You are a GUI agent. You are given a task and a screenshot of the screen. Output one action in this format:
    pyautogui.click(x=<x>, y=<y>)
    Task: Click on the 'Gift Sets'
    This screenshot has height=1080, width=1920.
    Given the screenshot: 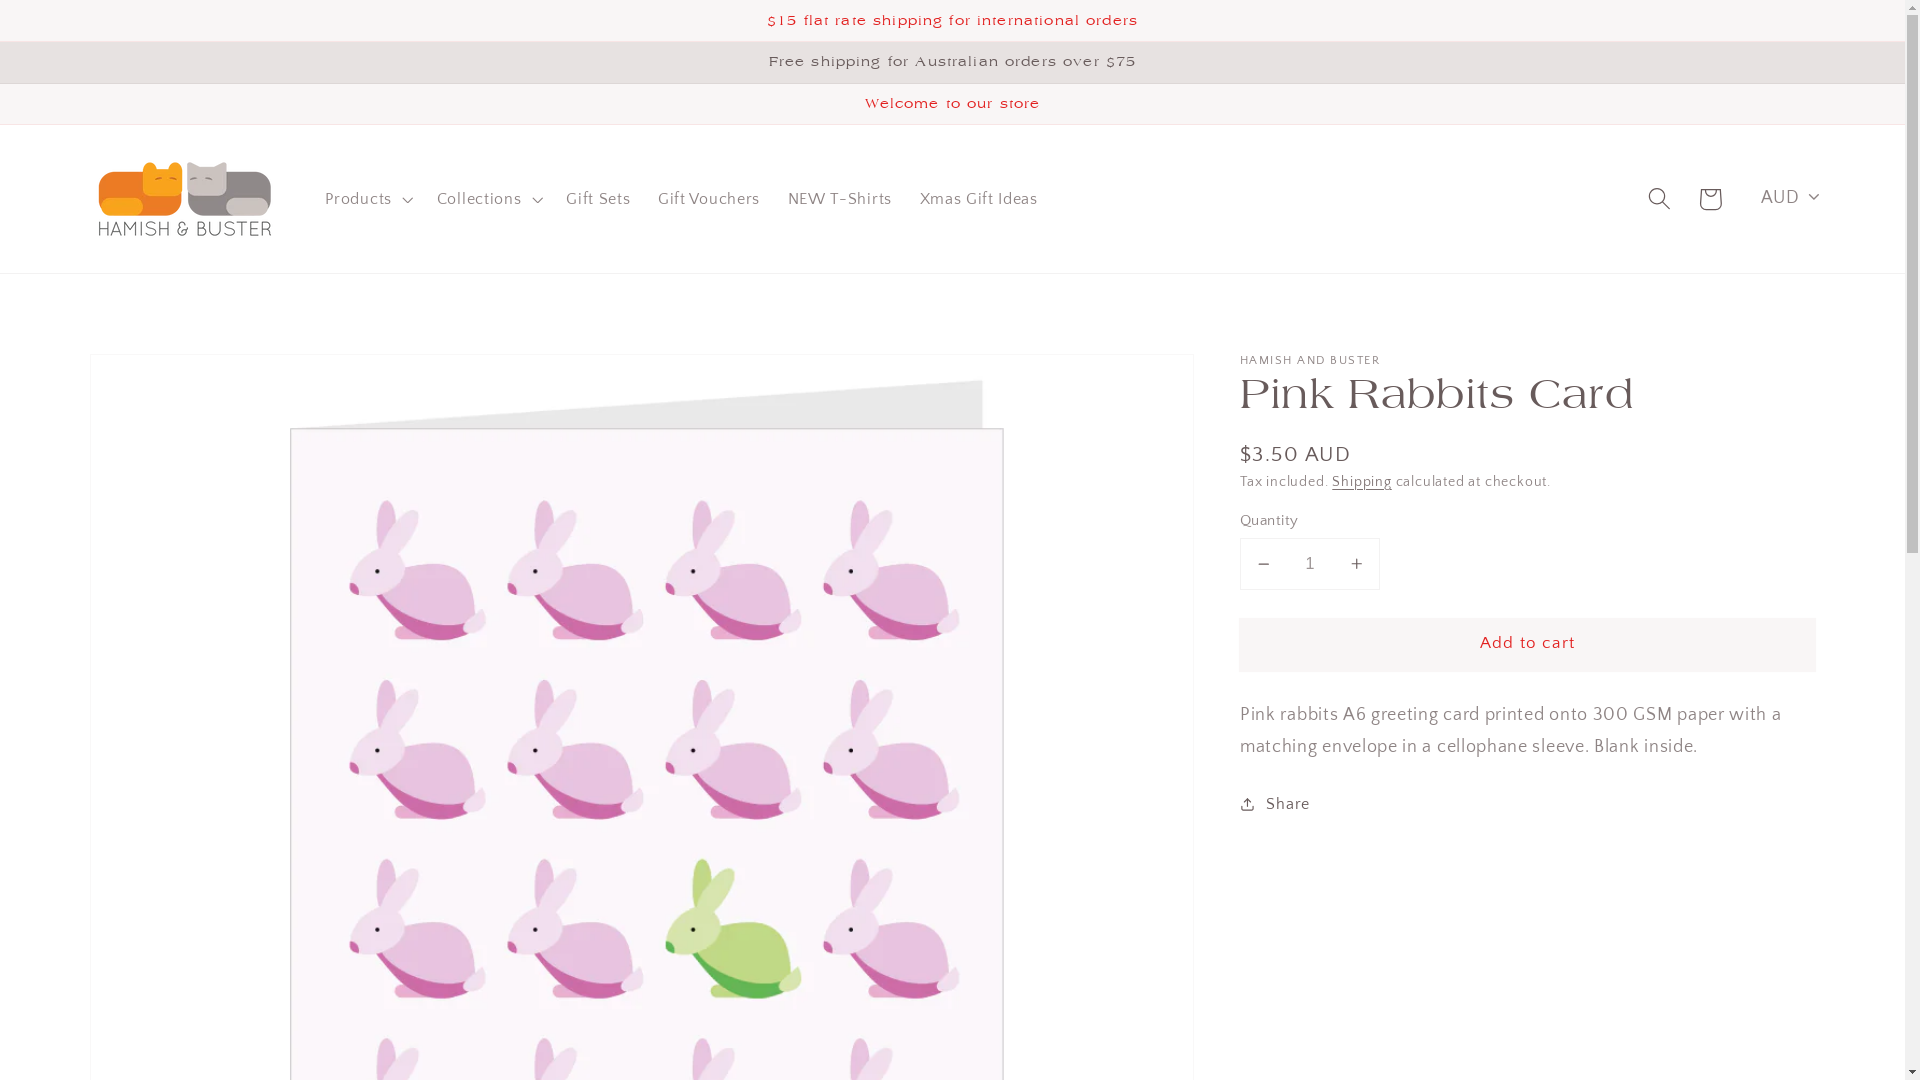 What is the action you would take?
    pyautogui.click(x=552, y=199)
    